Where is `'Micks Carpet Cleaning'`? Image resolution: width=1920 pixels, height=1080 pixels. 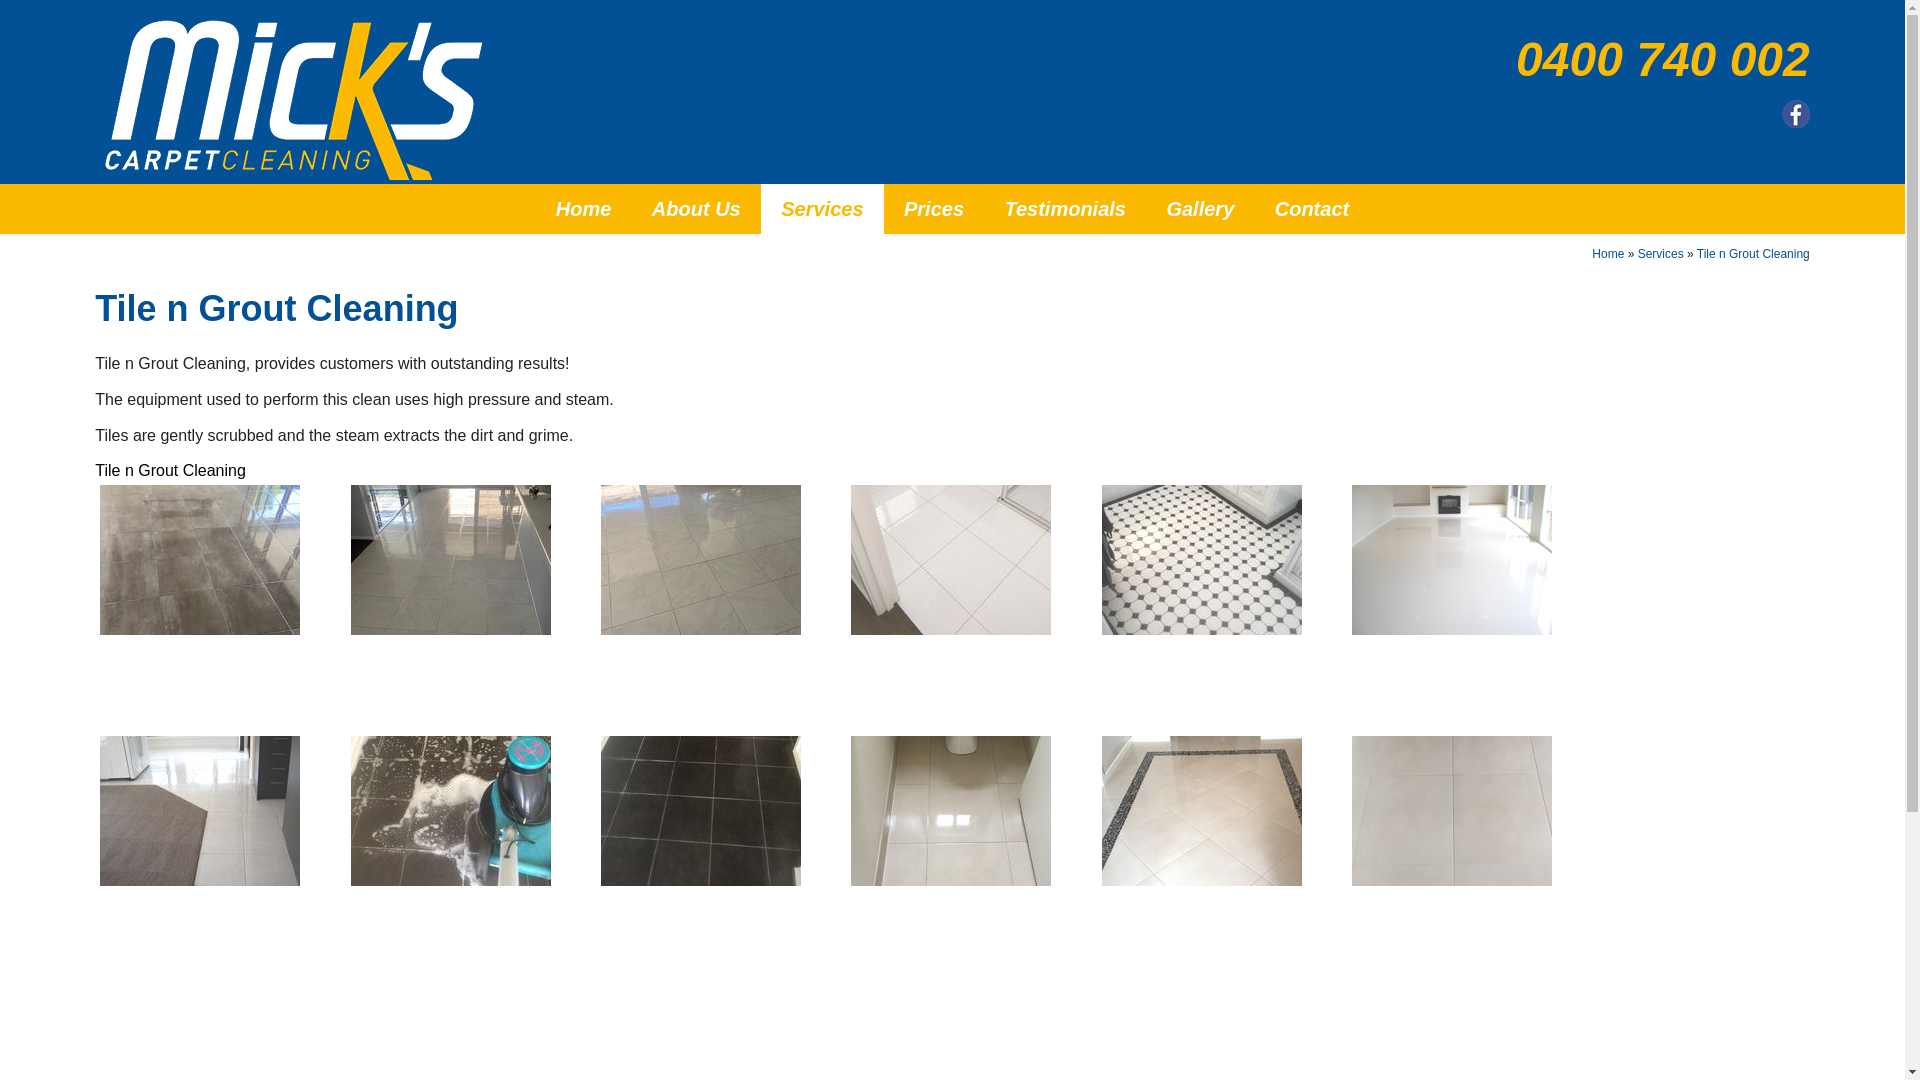 'Micks Carpet Cleaning' is located at coordinates (292, 100).